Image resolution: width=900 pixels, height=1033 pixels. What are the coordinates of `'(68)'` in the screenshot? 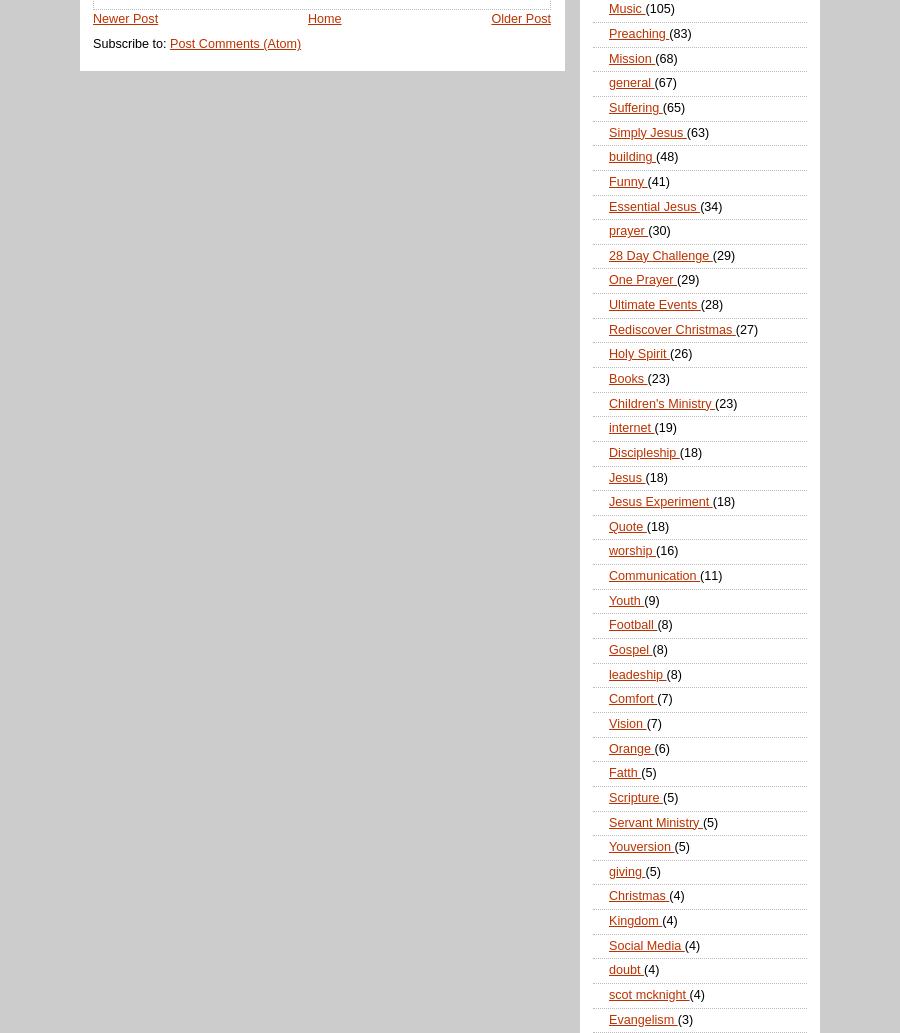 It's located at (666, 57).